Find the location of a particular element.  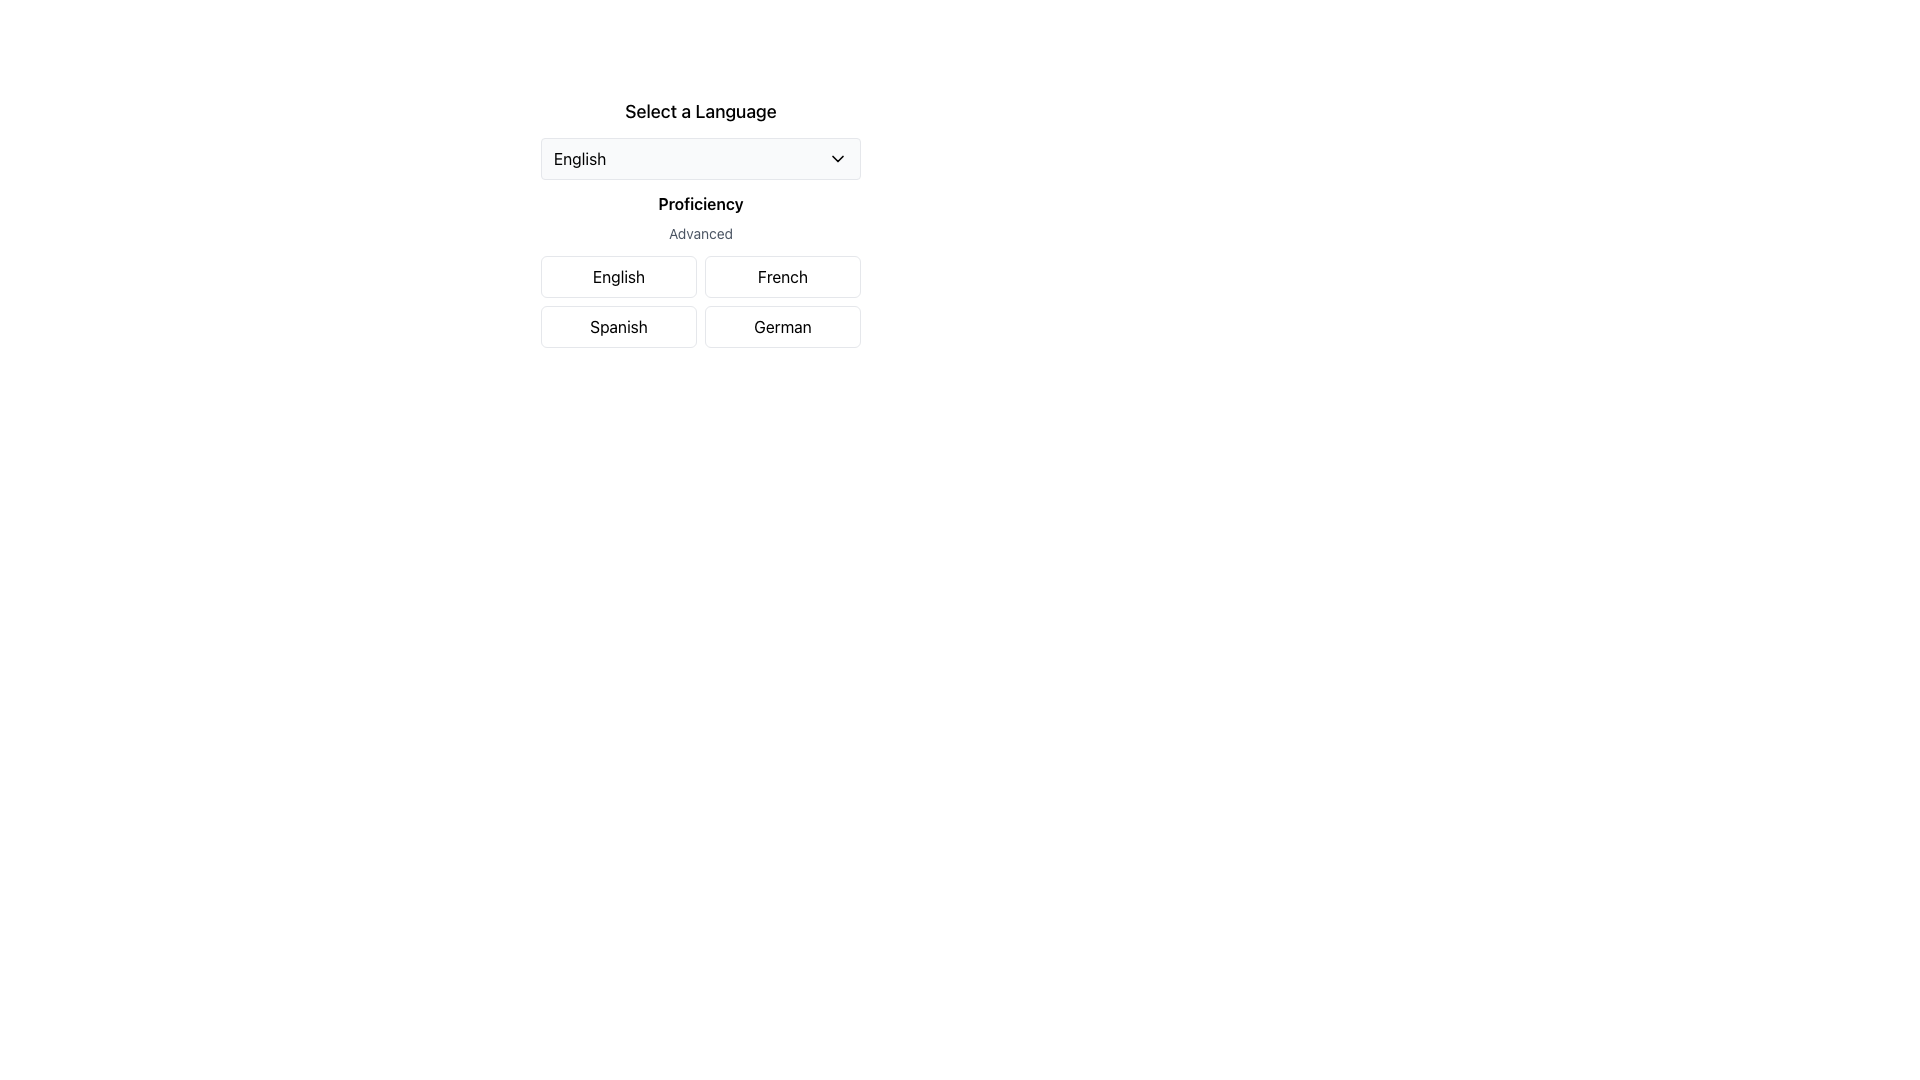

the 'French' language selection button located in the top-right slot of the button grid layout is located at coordinates (781, 277).